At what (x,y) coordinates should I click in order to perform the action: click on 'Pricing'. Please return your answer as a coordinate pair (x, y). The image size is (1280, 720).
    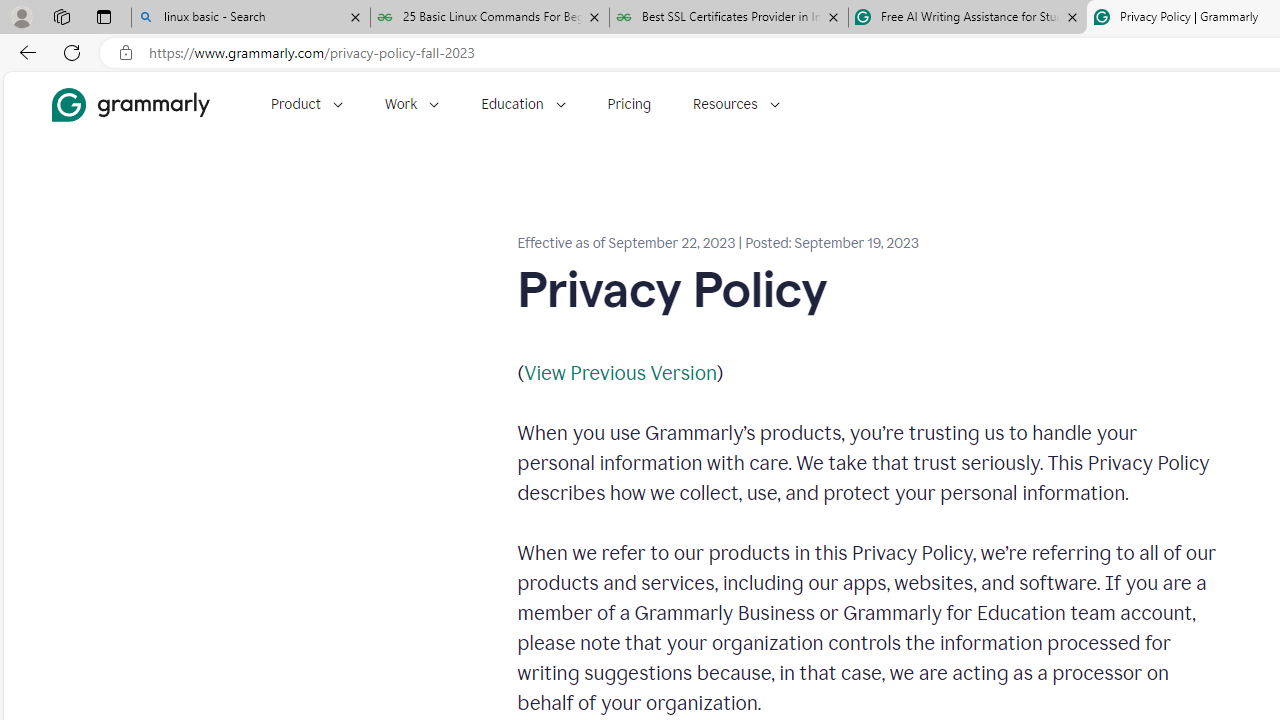
    Looking at the image, I should click on (628, 104).